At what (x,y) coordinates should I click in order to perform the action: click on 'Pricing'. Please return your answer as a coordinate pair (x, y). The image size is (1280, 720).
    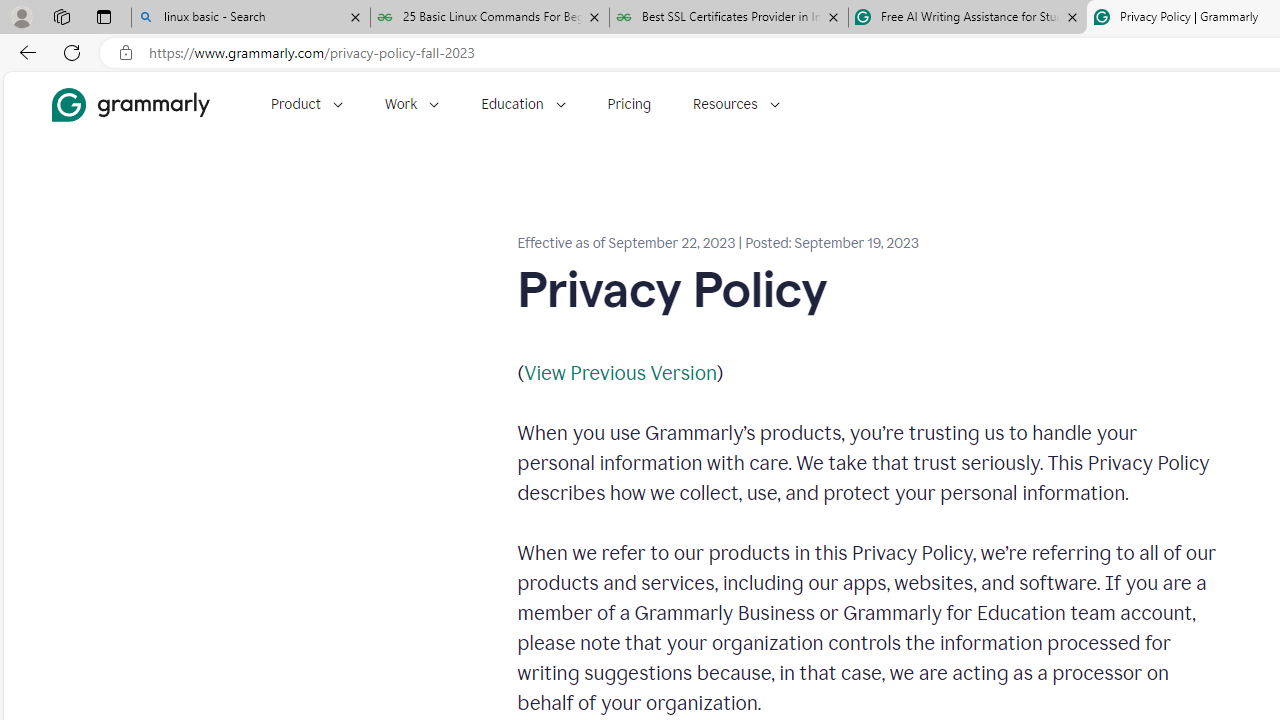
    Looking at the image, I should click on (628, 104).